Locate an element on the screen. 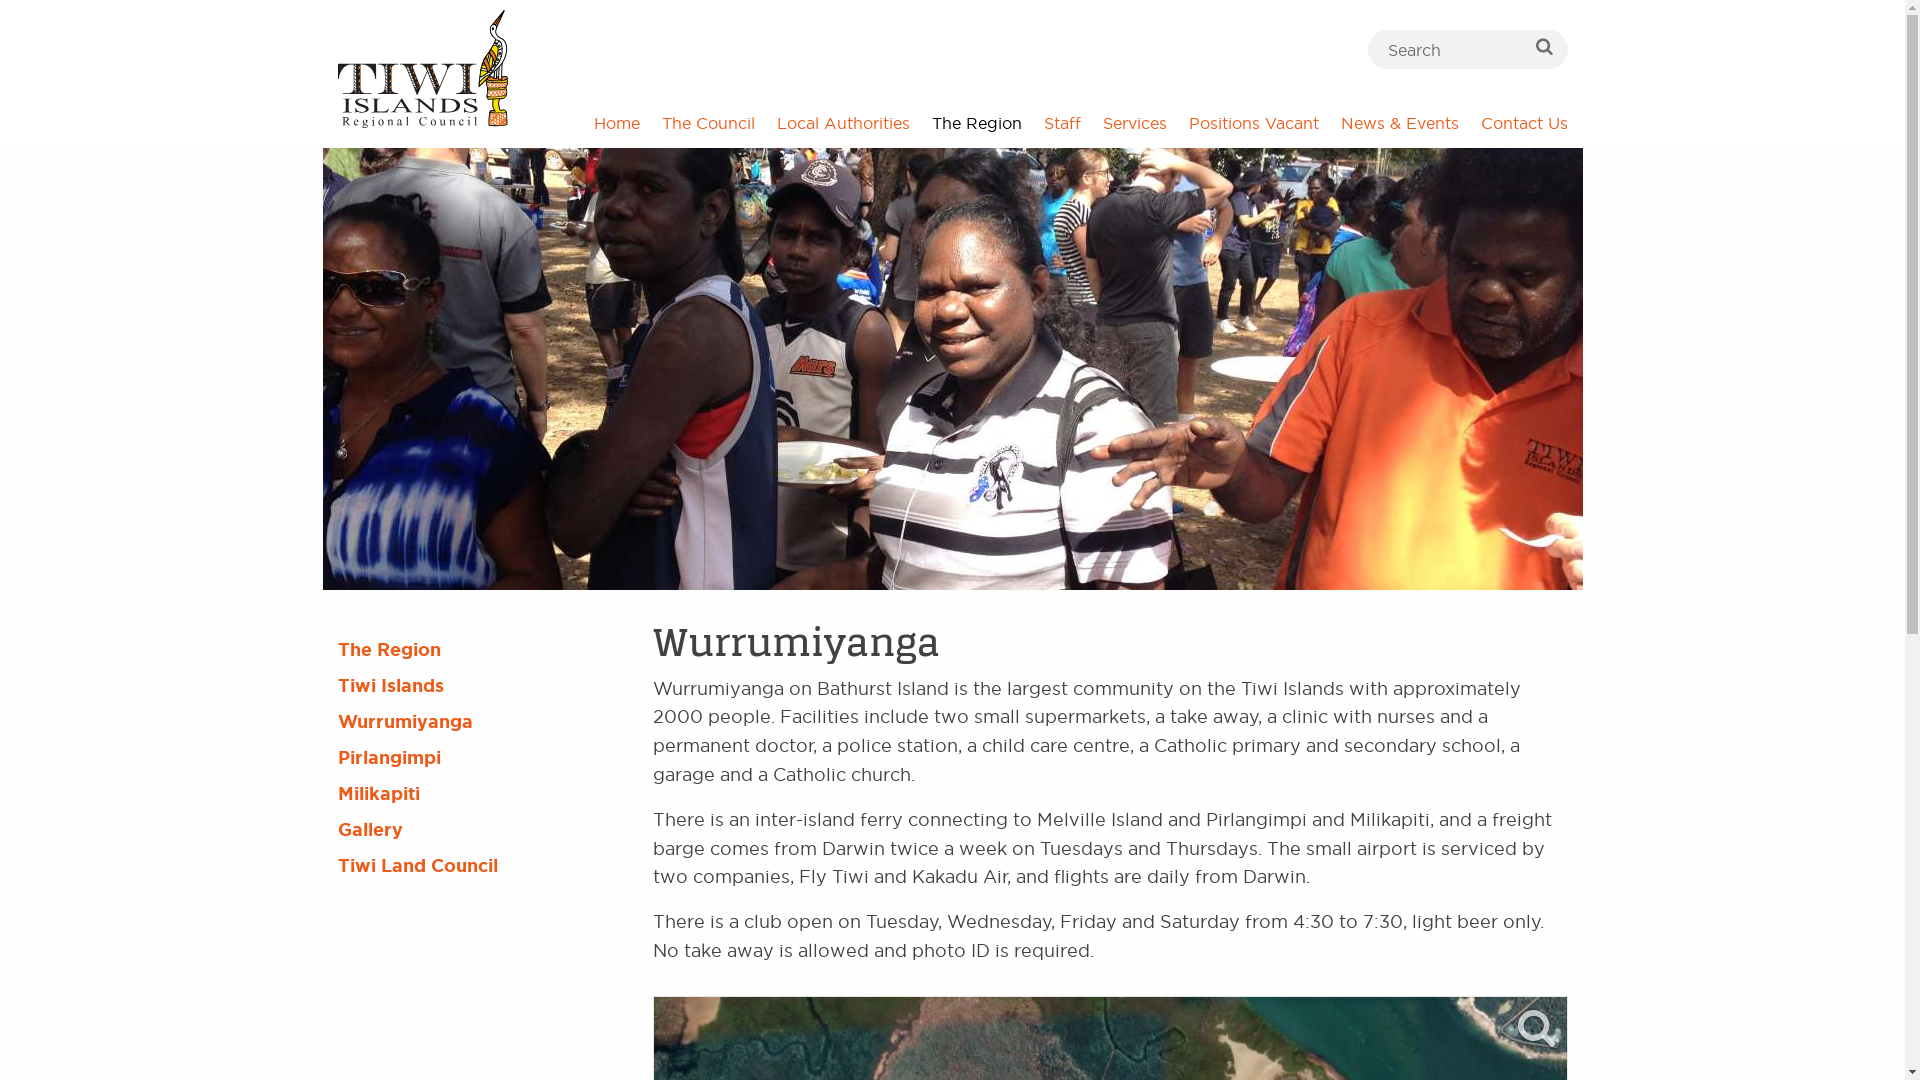 This screenshot has height=1080, width=1920. 'Tiwi Islands' is located at coordinates (478, 685).